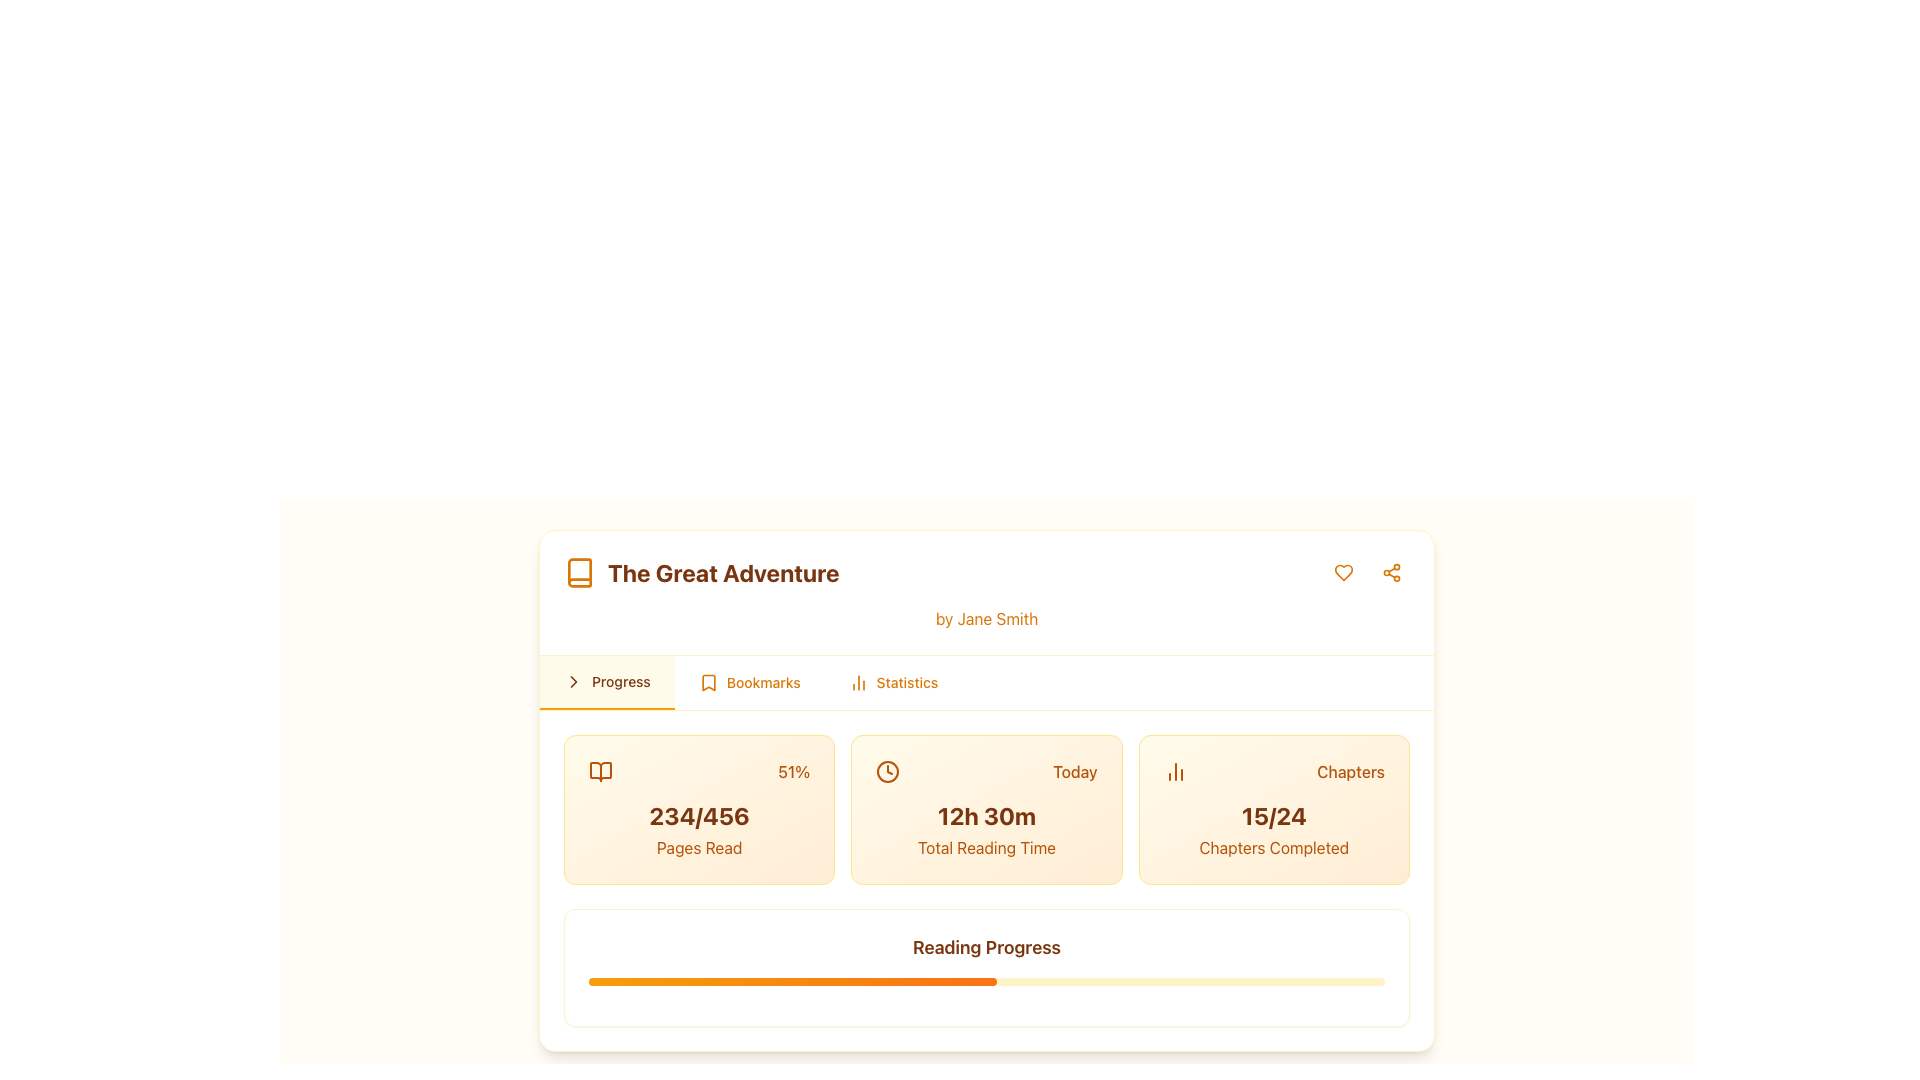  Describe the element at coordinates (1391, 573) in the screenshot. I see `the share icon located in the top-right corner of the card interface, which is an orange-colored icon with circles and lines, positioned next to a heart-shaped icon` at that location.